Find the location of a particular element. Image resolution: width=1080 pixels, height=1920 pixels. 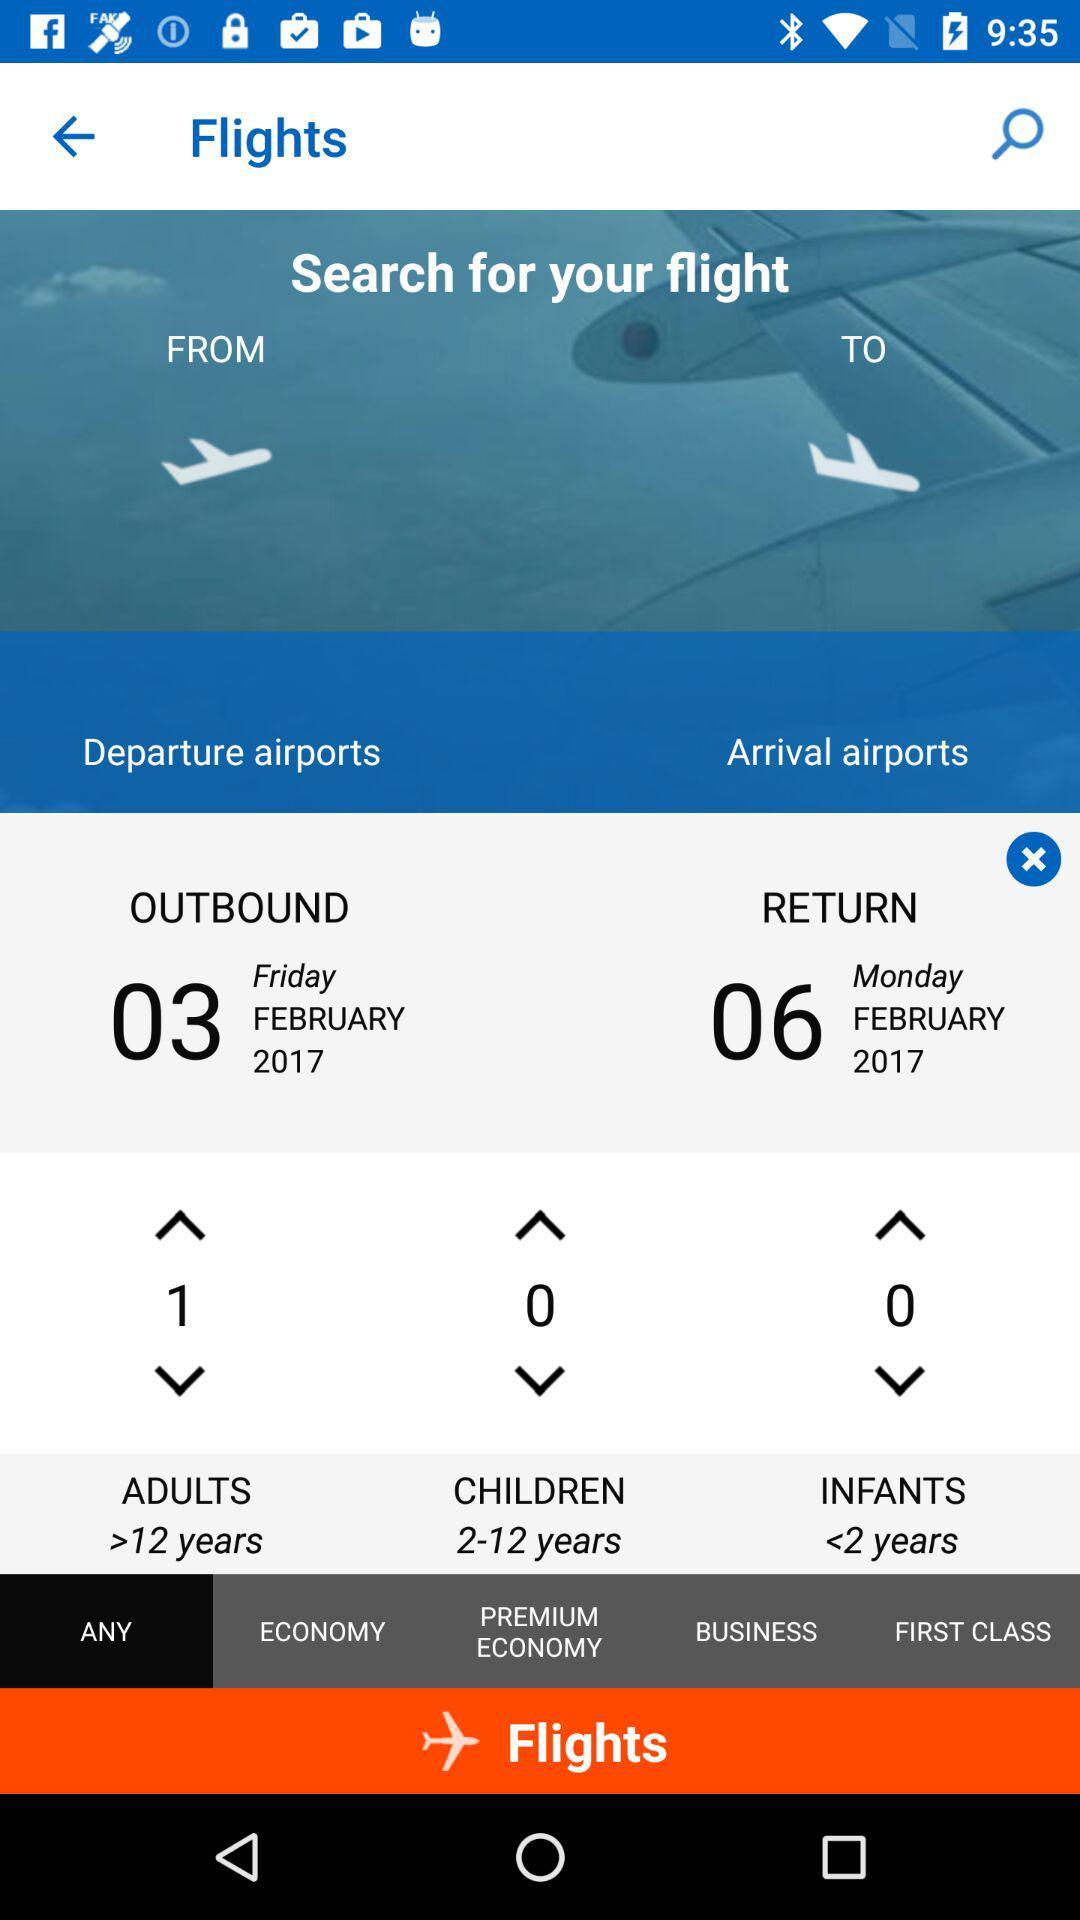

item next to flights app is located at coordinates (72, 135).